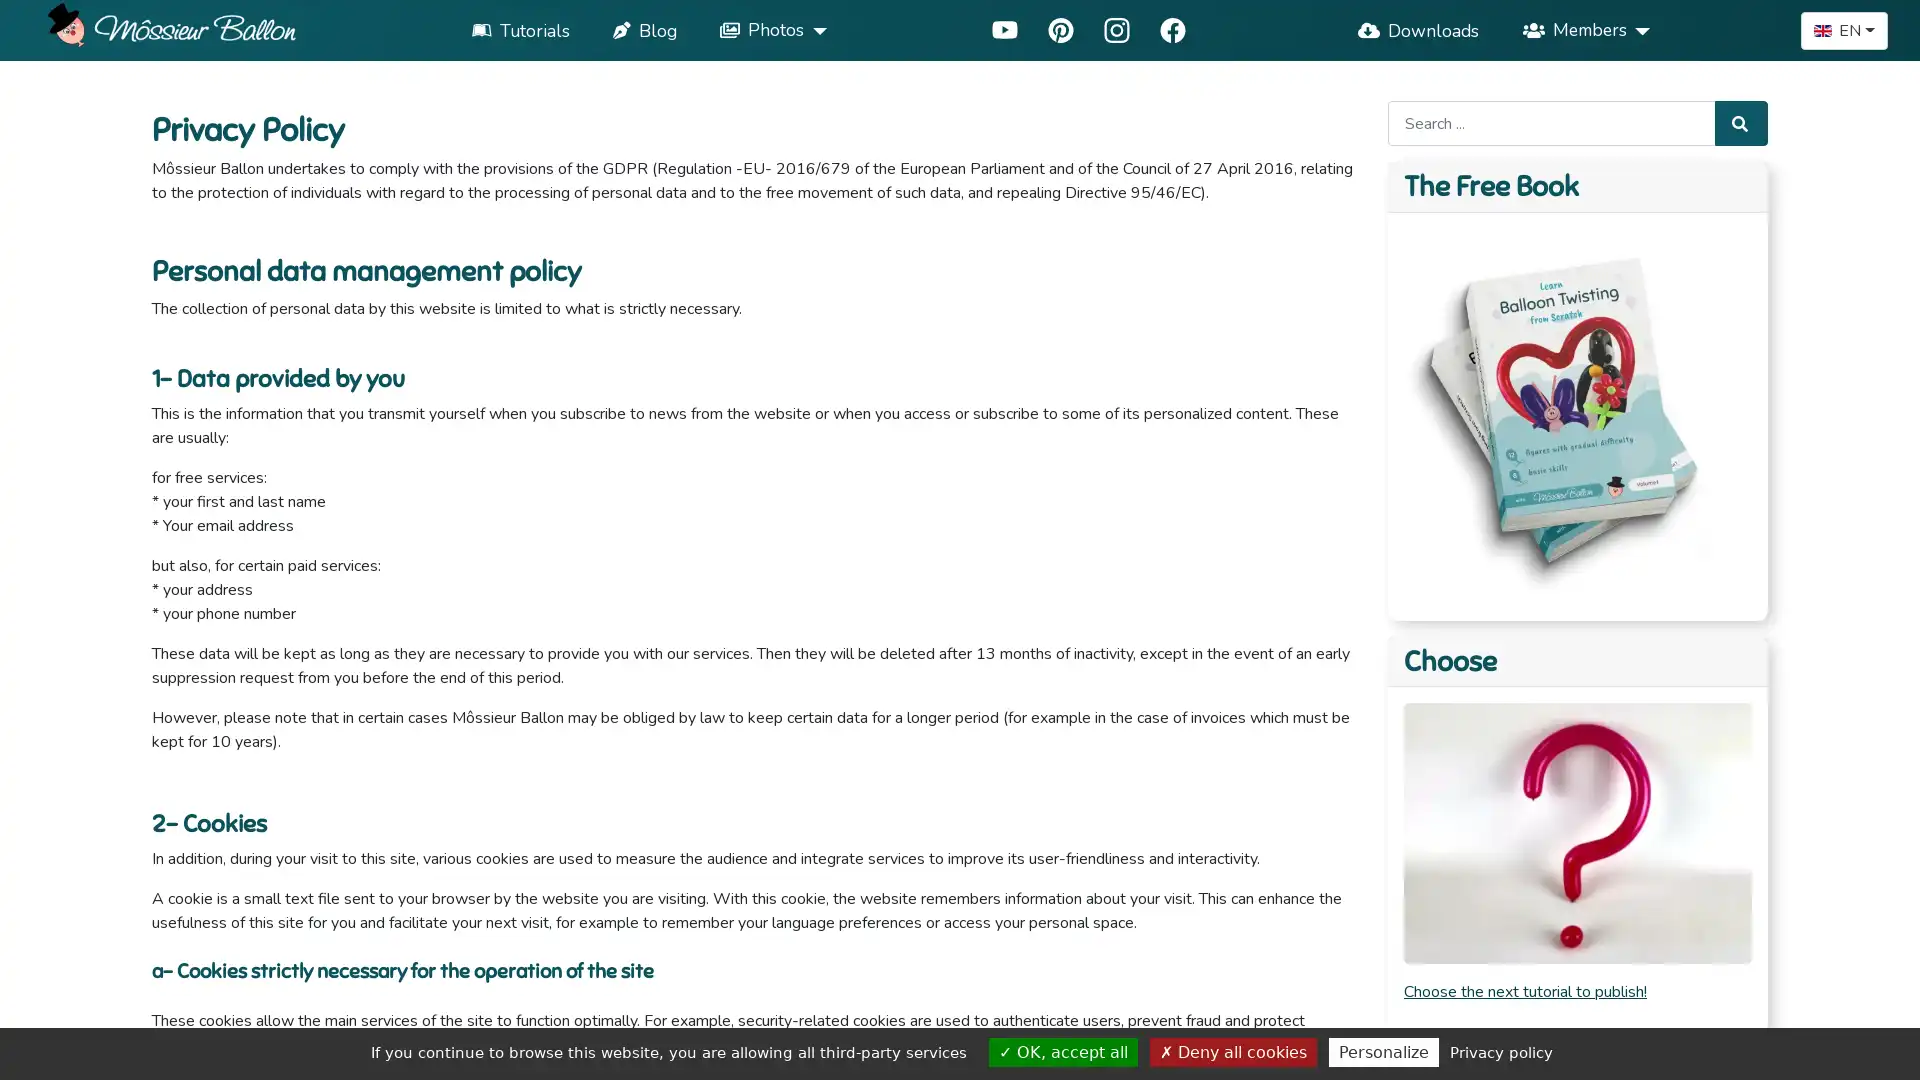 The width and height of the screenshot is (1920, 1080). What do you see at coordinates (1062, 1051) in the screenshot?
I see `OK, accept all` at bounding box center [1062, 1051].